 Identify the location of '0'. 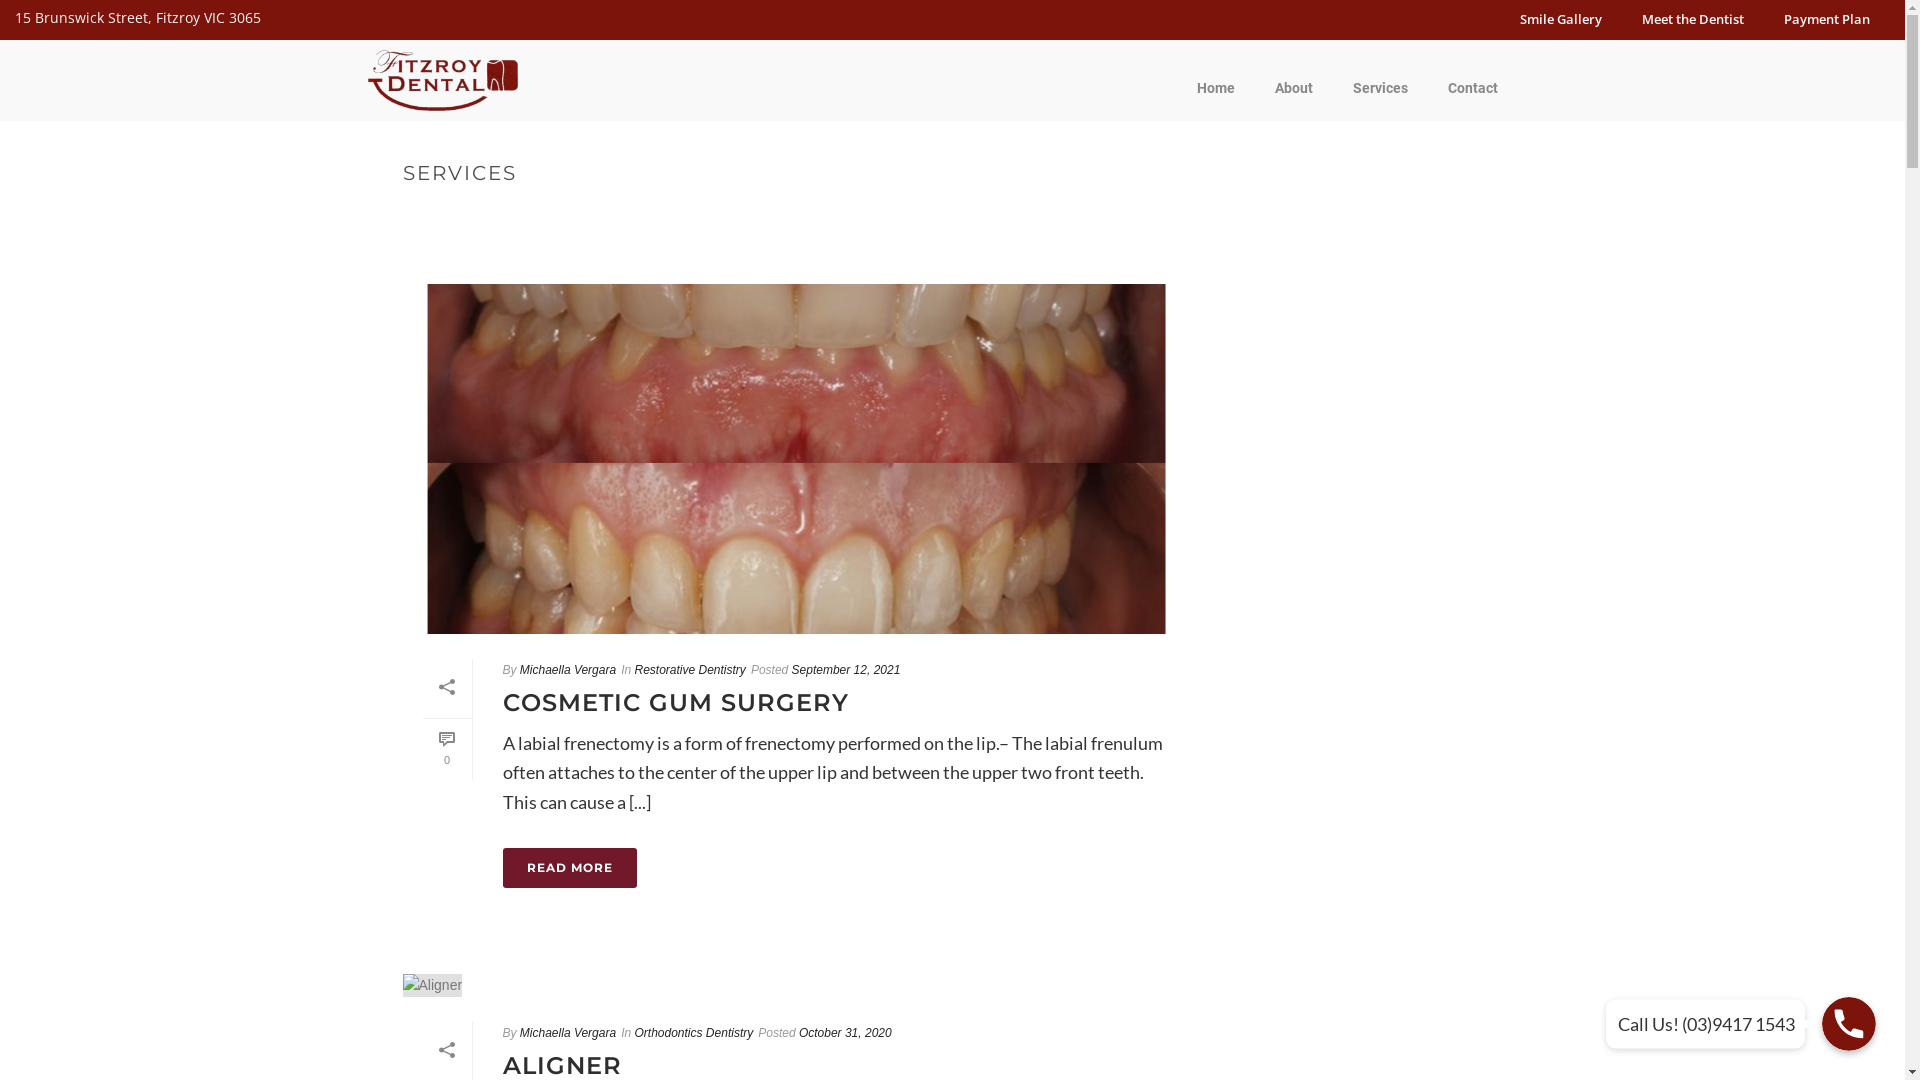
(421, 749).